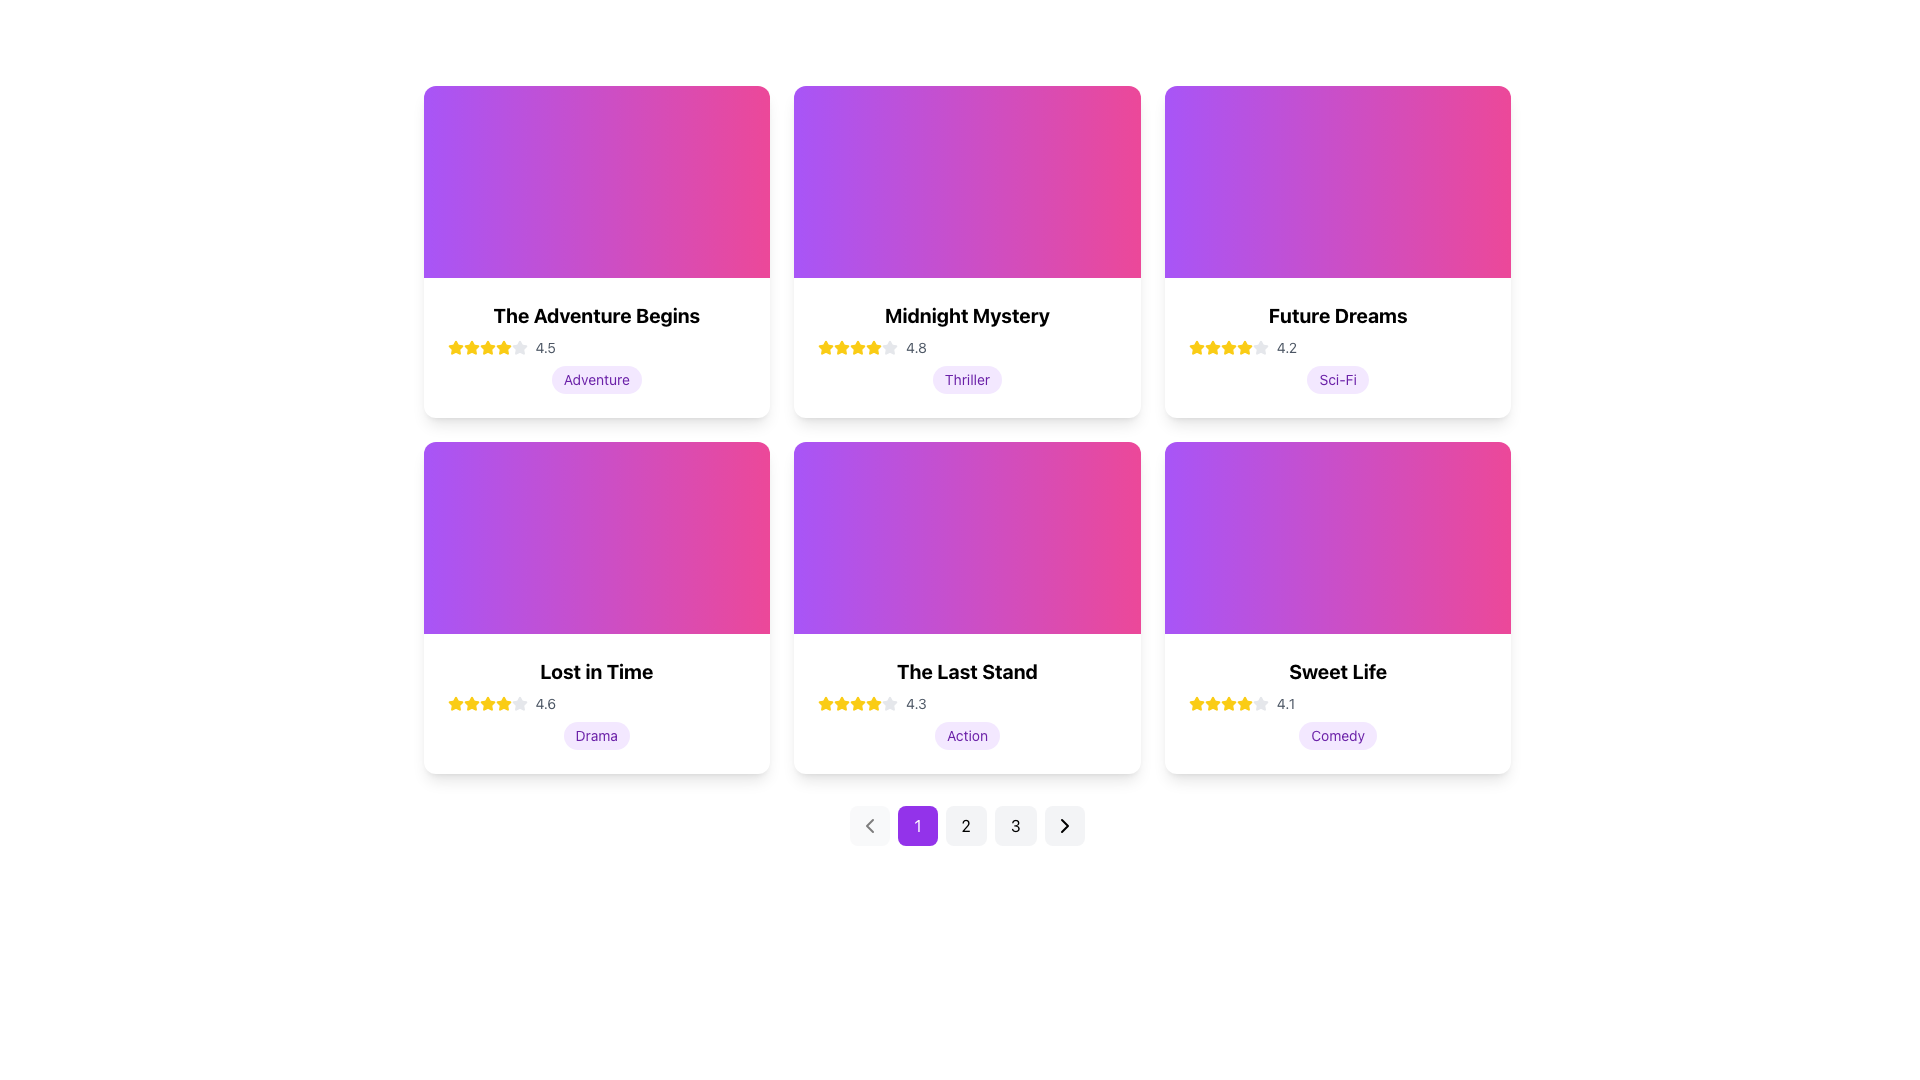 The width and height of the screenshot is (1920, 1080). I want to click on the text display showing '4.6', which is positioned adjacent to the star icons in the lower central part of the card labeled 'Lost in Time', so click(545, 703).